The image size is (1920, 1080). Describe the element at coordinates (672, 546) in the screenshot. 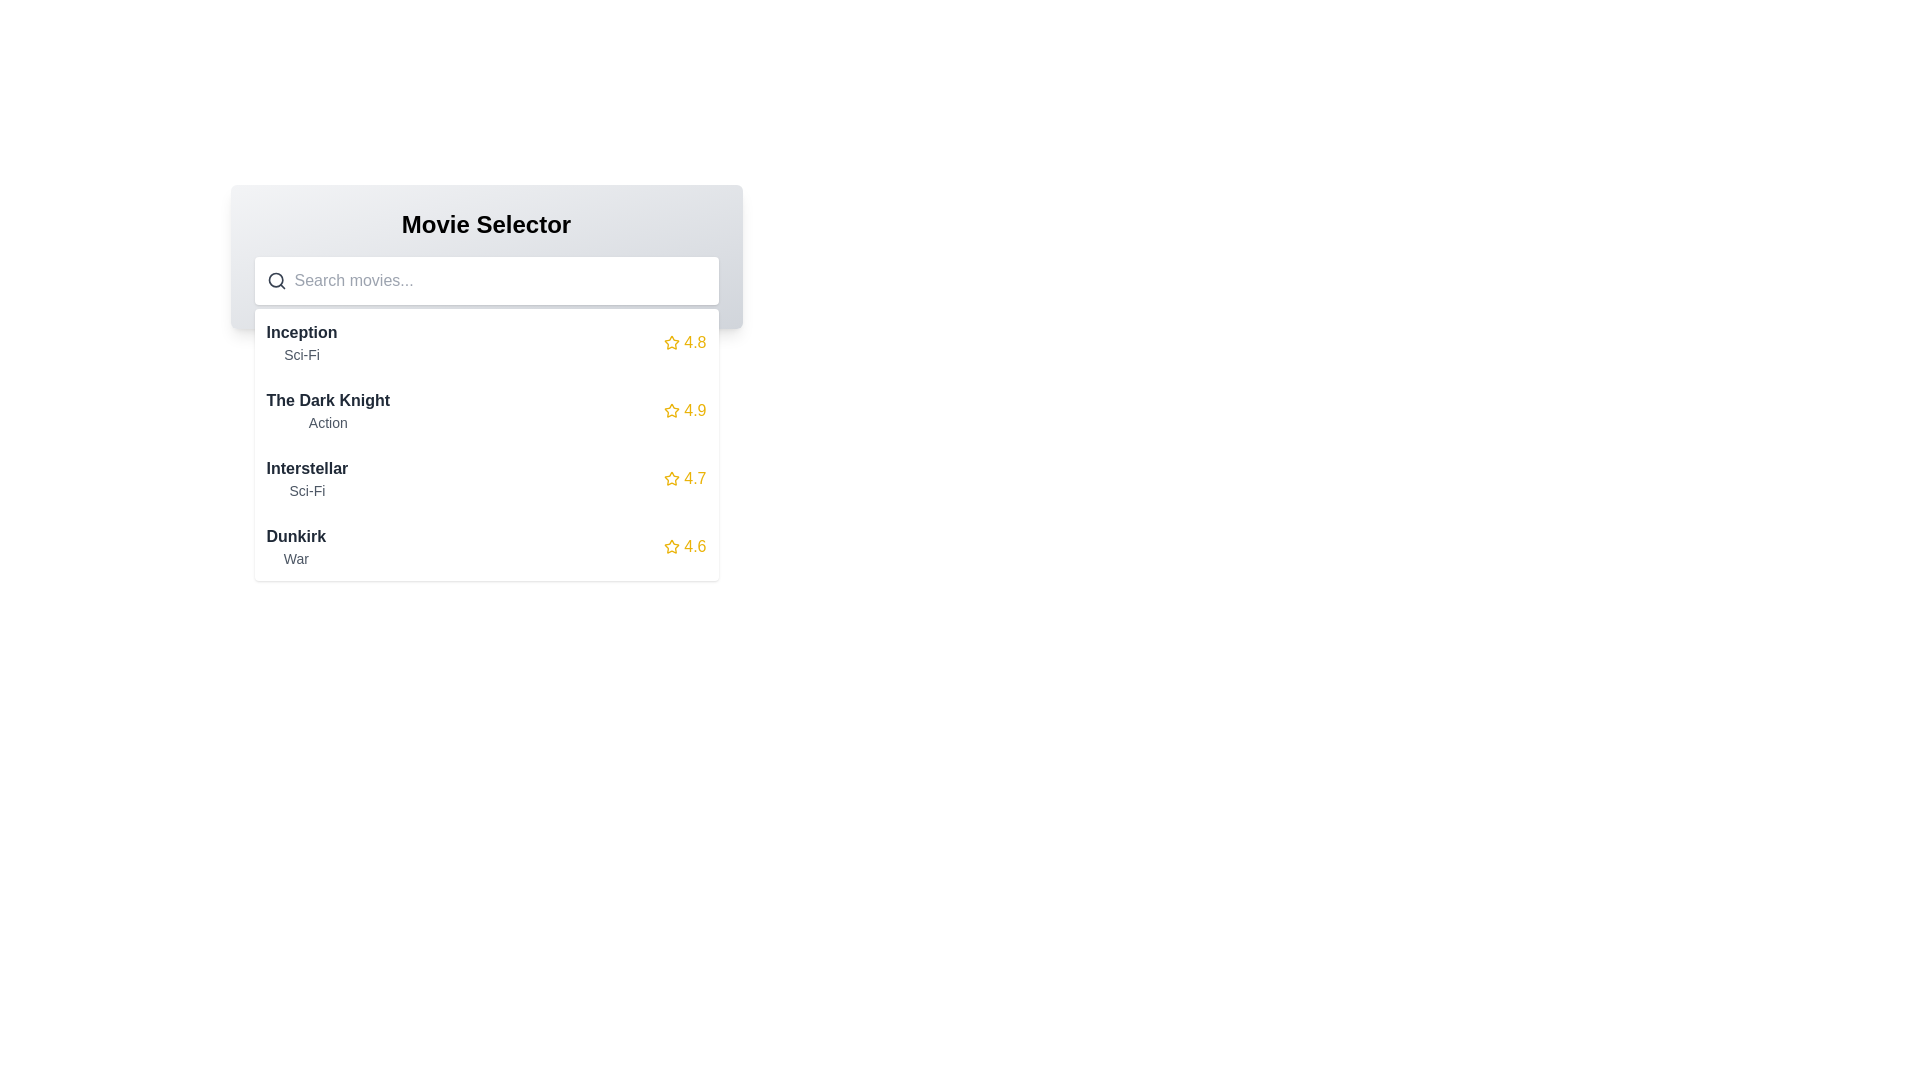

I see `the golden star icon to interact with the rating system for the movie 'Dunkirk', located next to the rating value '4.6' in the fourth row of the movie list` at that location.